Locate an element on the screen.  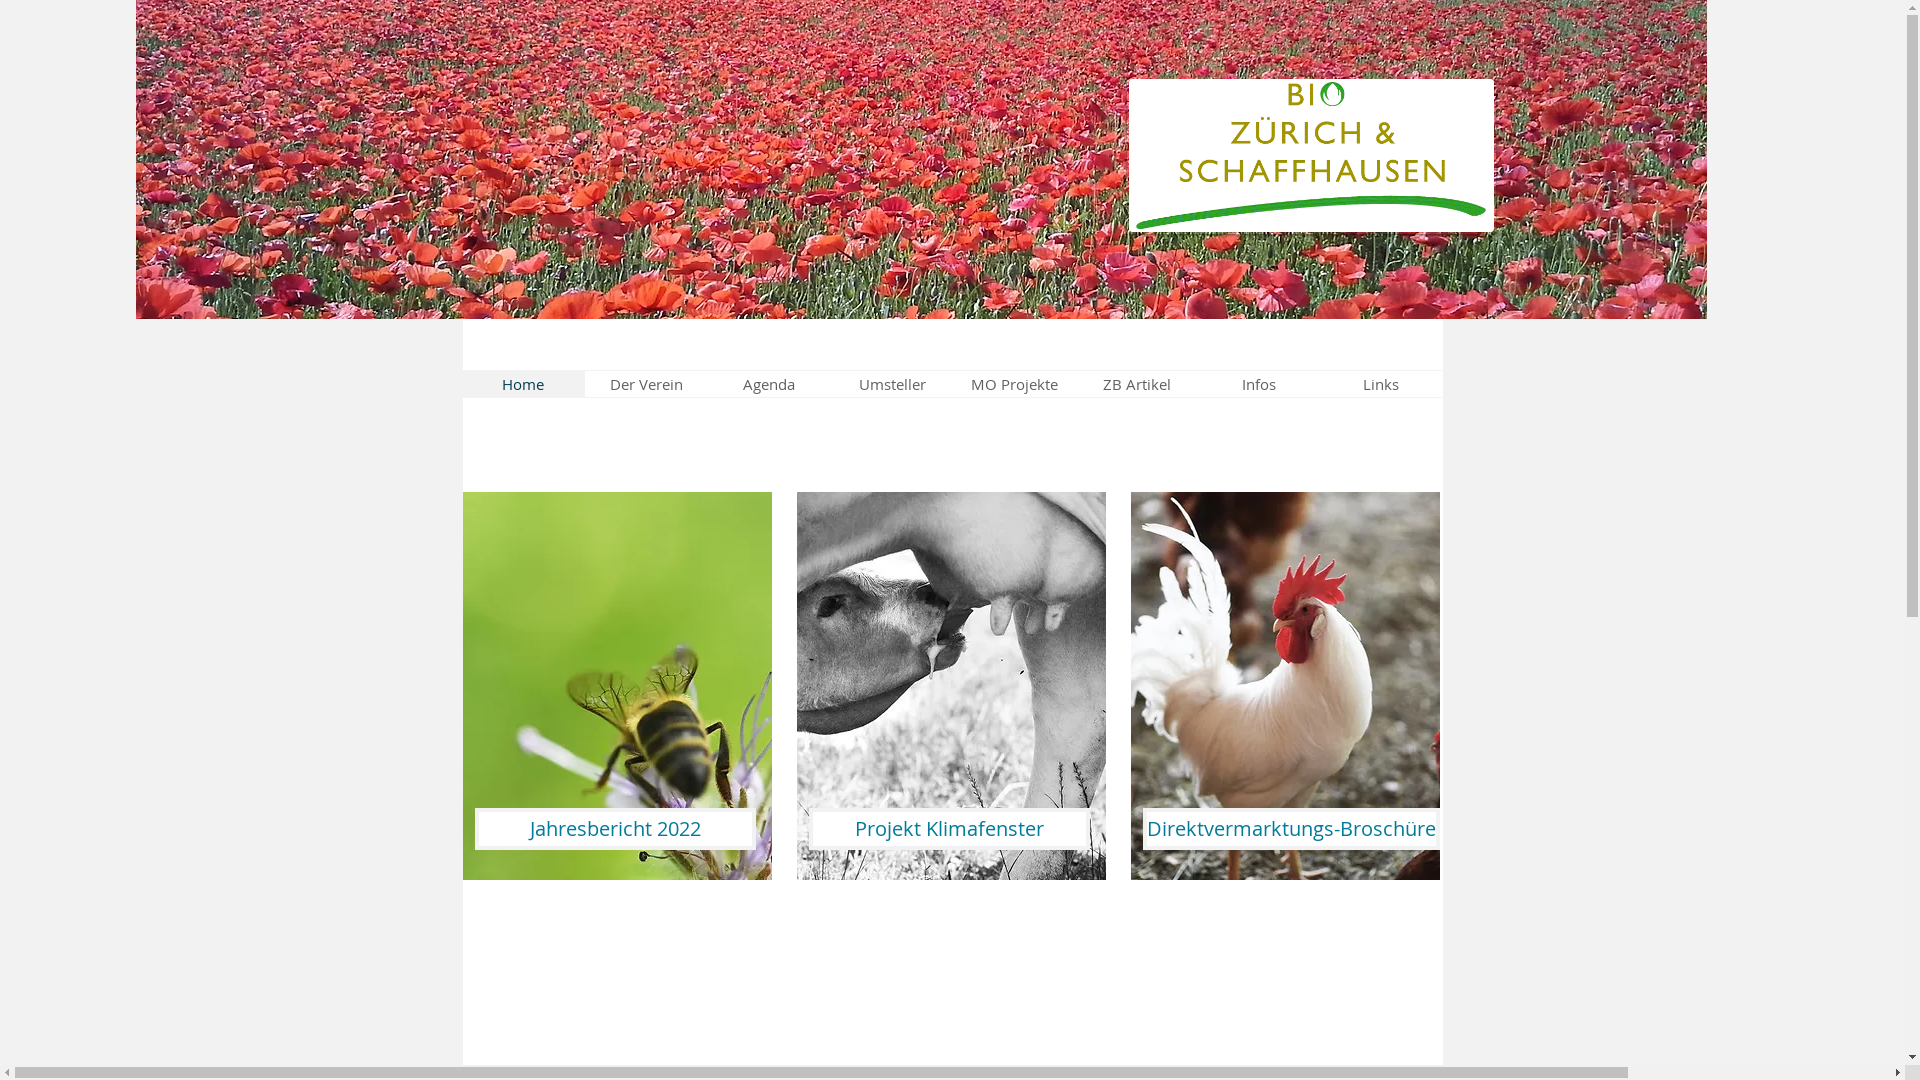
'ZB Artikel' is located at coordinates (1137, 384).